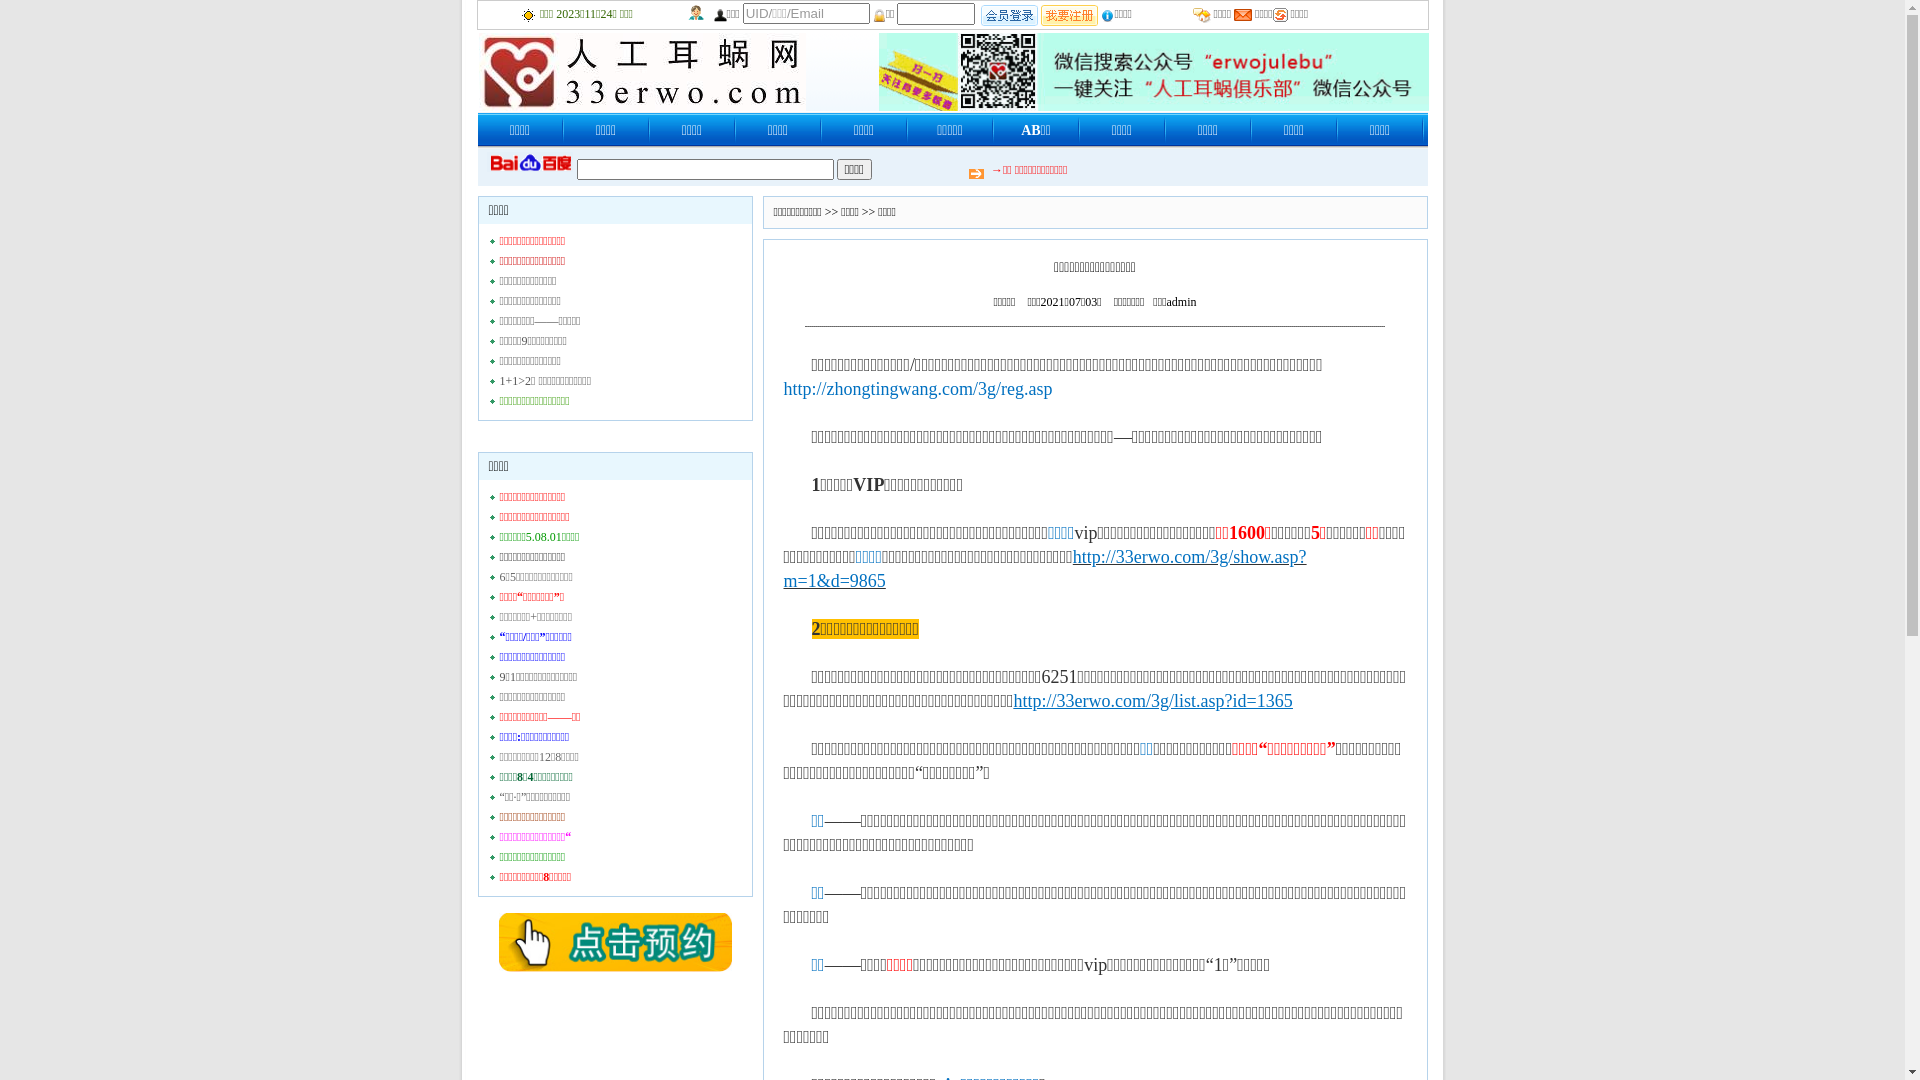 The height and width of the screenshot is (1080, 1920). What do you see at coordinates (1013, 698) in the screenshot?
I see `'http://33erwo.com/3g/list.asp?id=1365'` at bounding box center [1013, 698].